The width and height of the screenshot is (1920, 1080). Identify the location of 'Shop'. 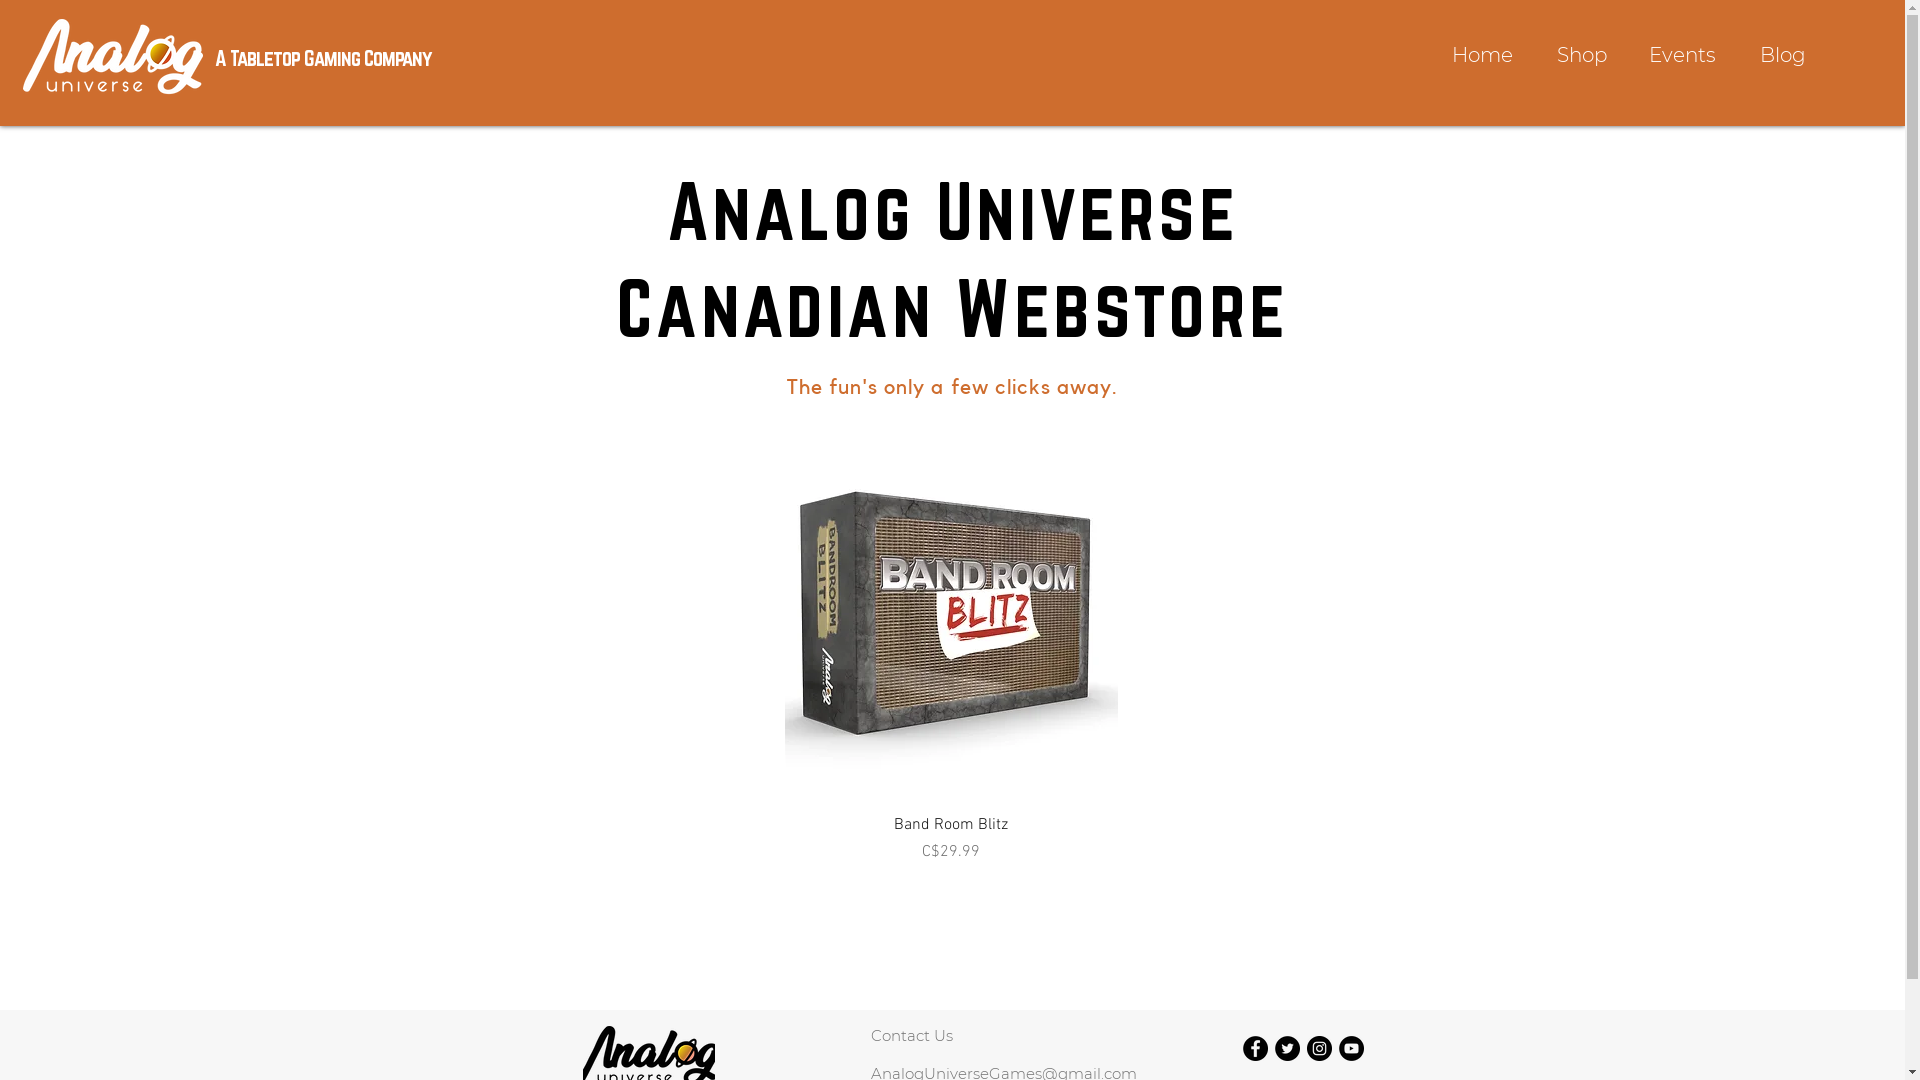
(1581, 56).